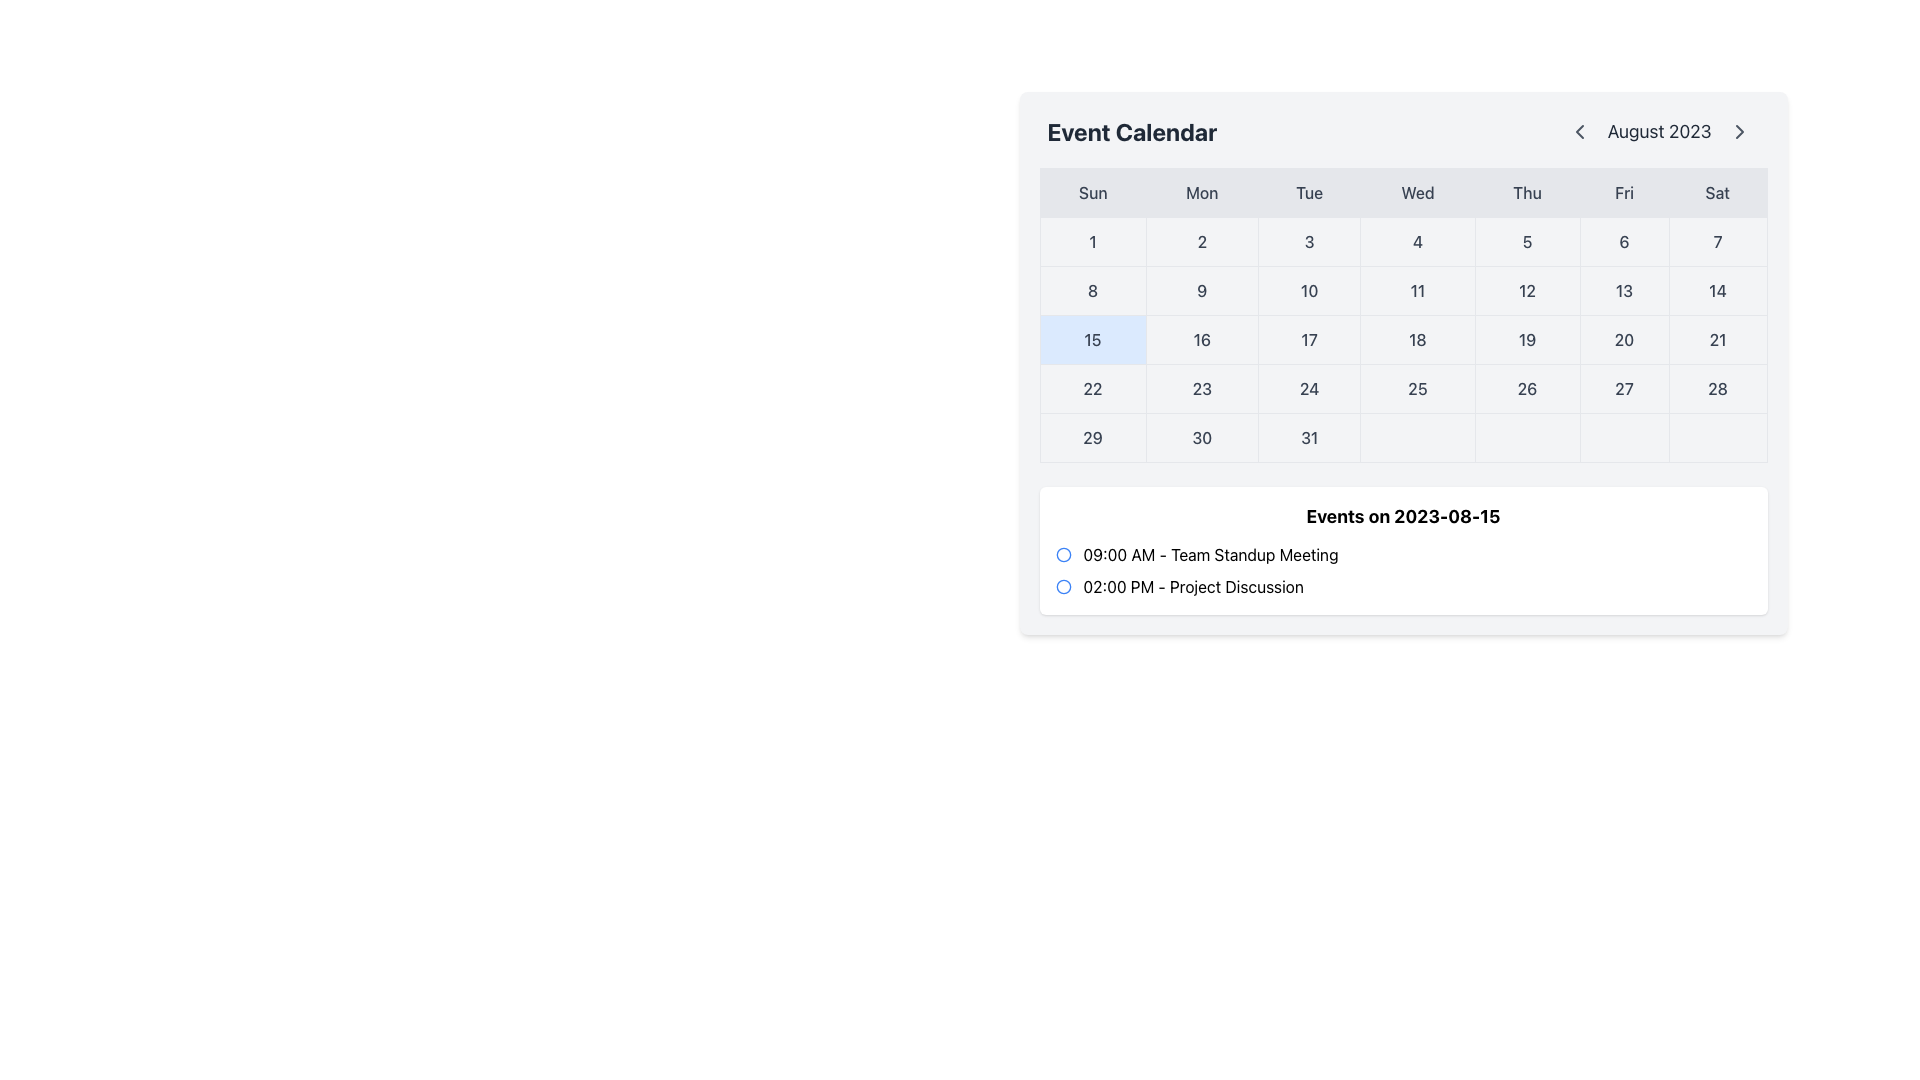 The image size is (1920, 1080). Describe the element at coordinates (1416, 192) in the screenshot. I see `the static label for Wednesday, which is the fourth label in the series of weekday labels at the top of the calendar view` at that location.